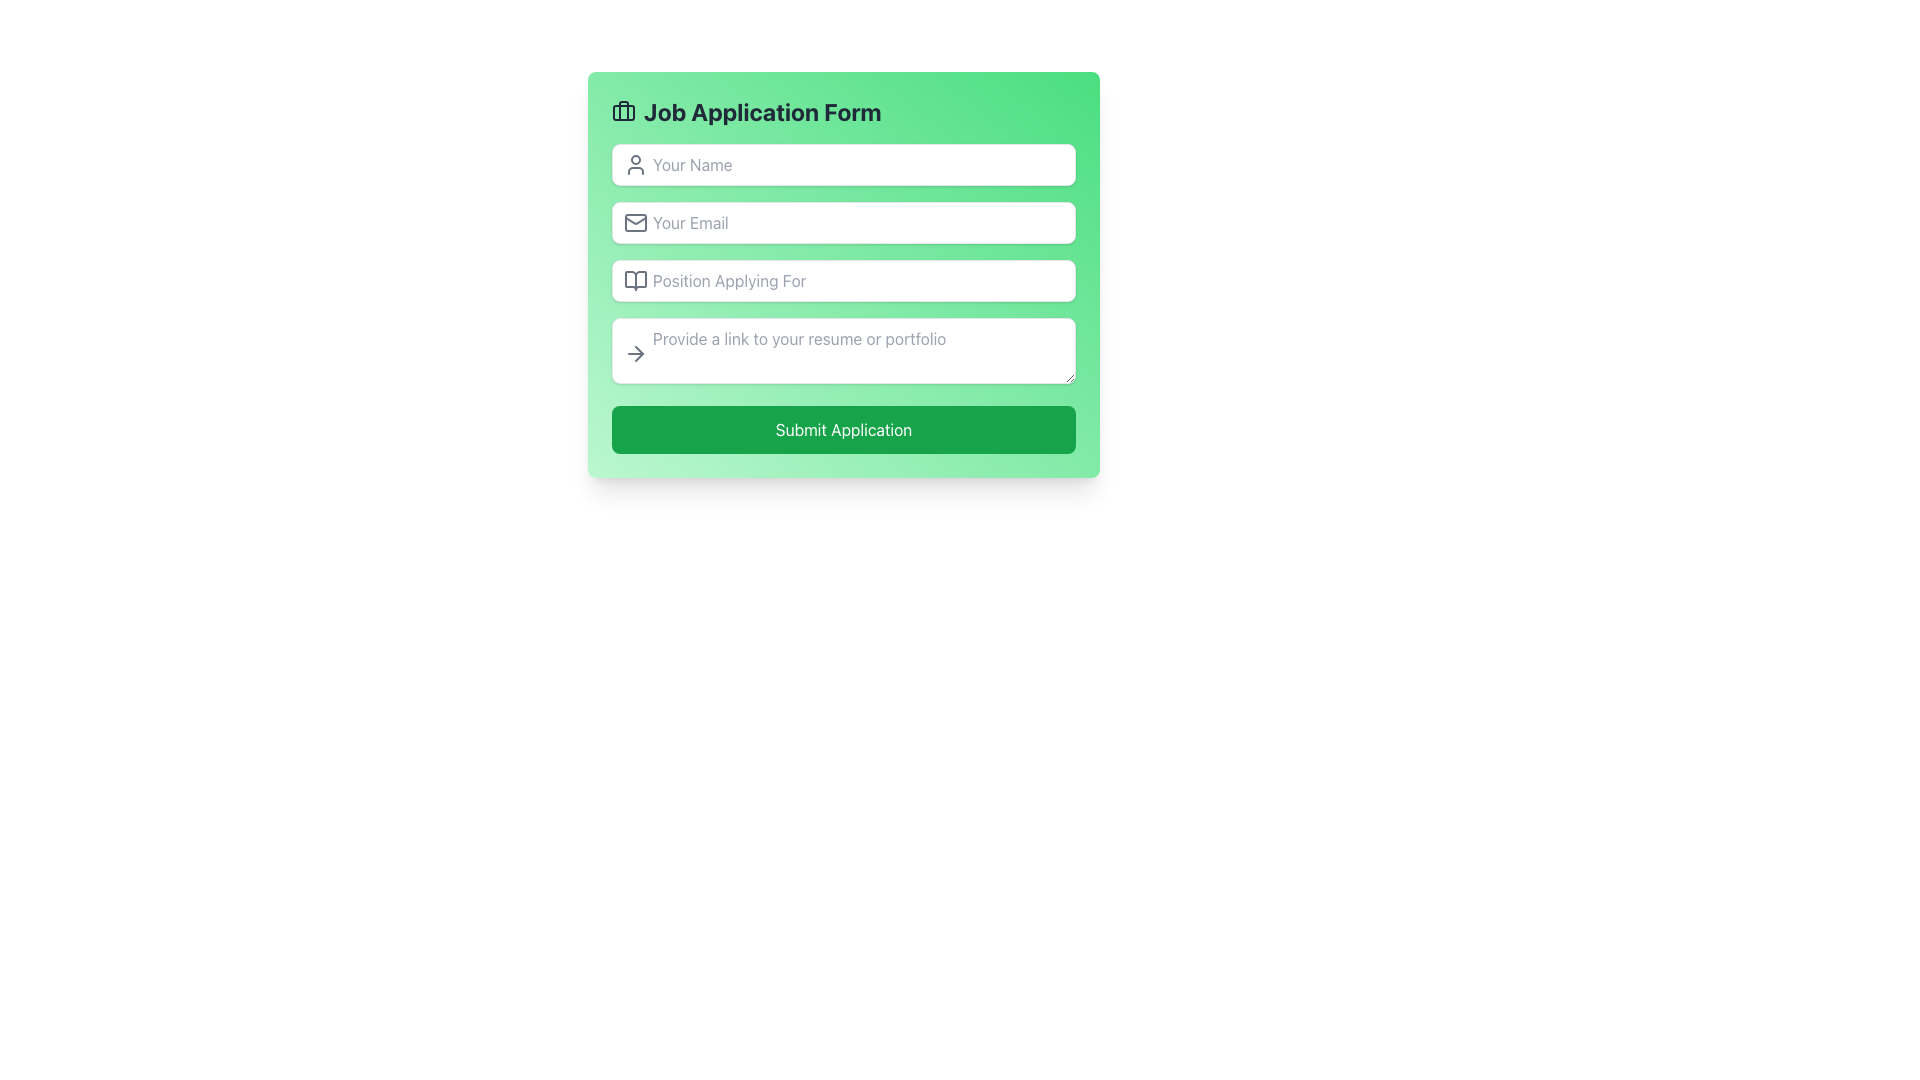  What do you see at coordinates (623, 112) in the screenshot?
I see `the Decorative SVG rectangle, which is a rounded rectangle styled with a fill color, located to the left of the text 'Job Application Form'` at bounding box center [623, 112].